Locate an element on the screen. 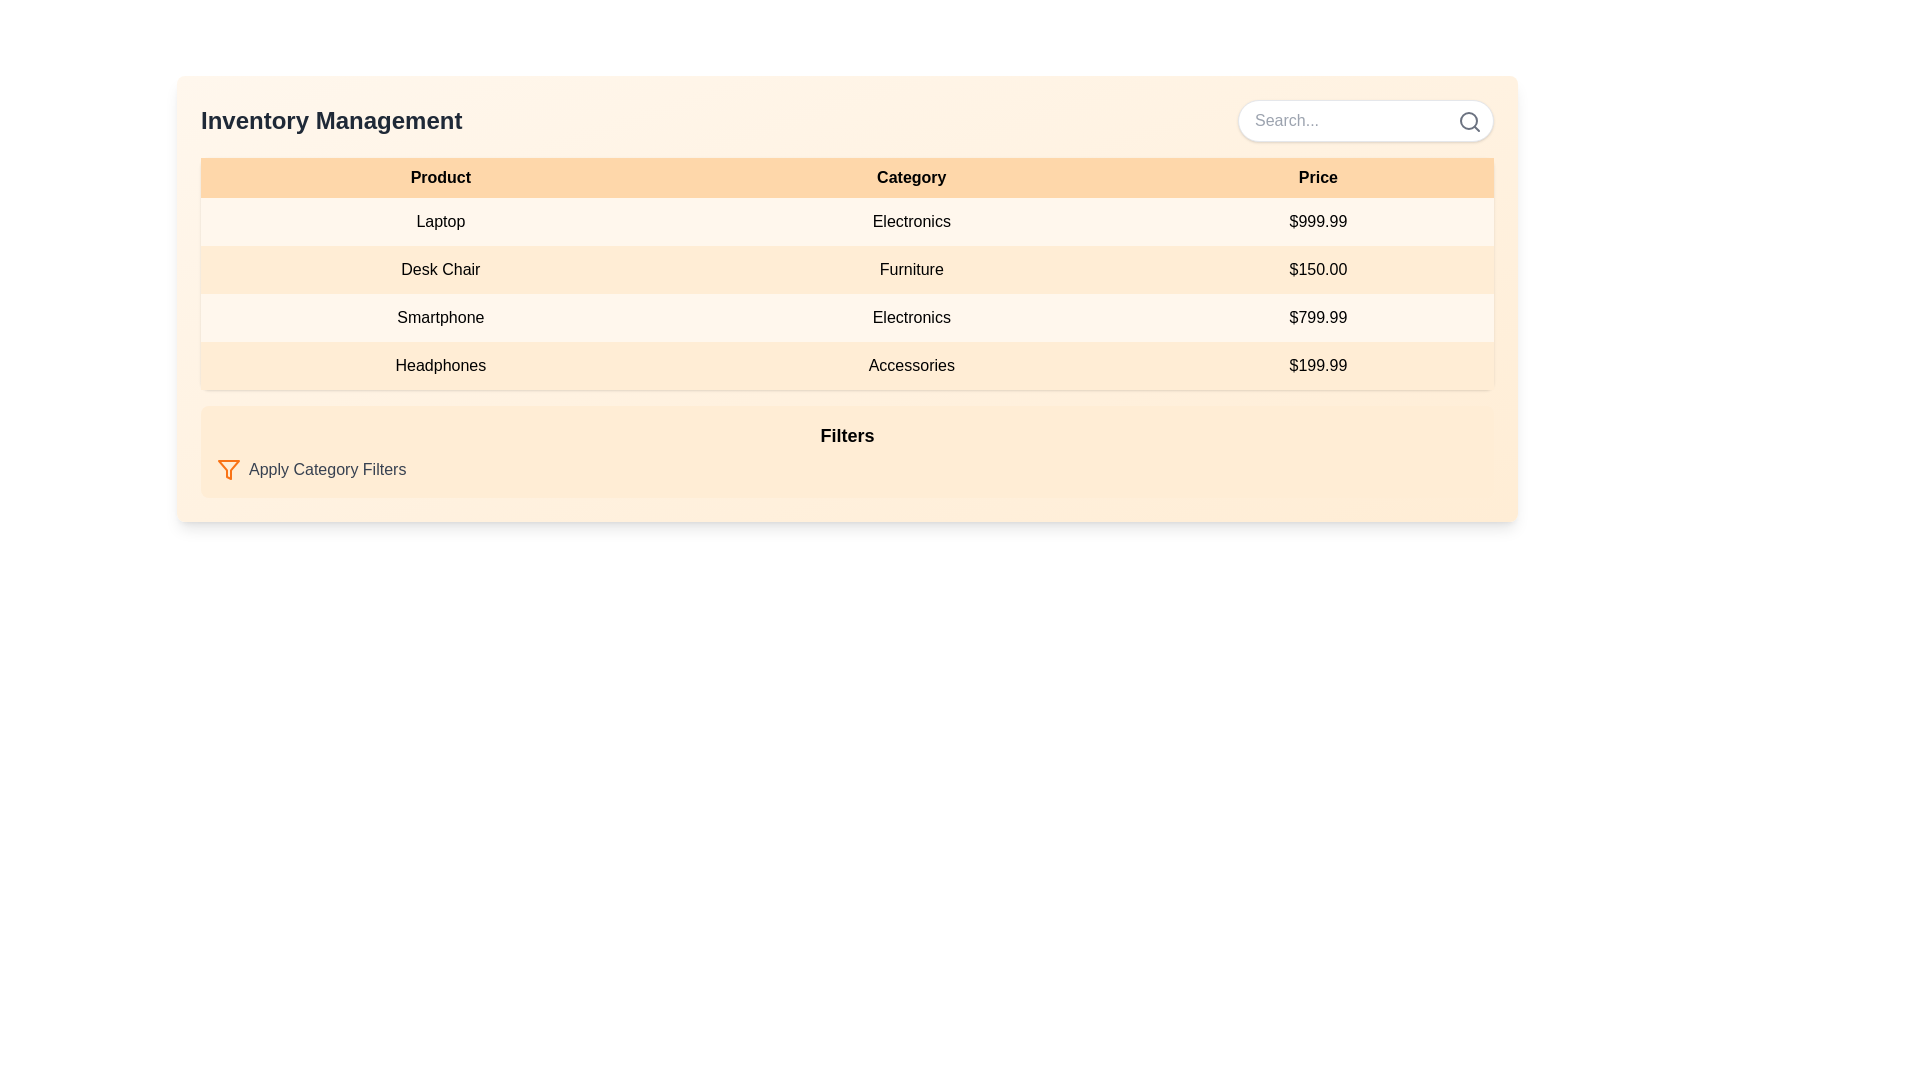 The width and height of the screenshot is (1920, 1080). the 'Price' text label in the table header is located at coordinates (1318, 176).